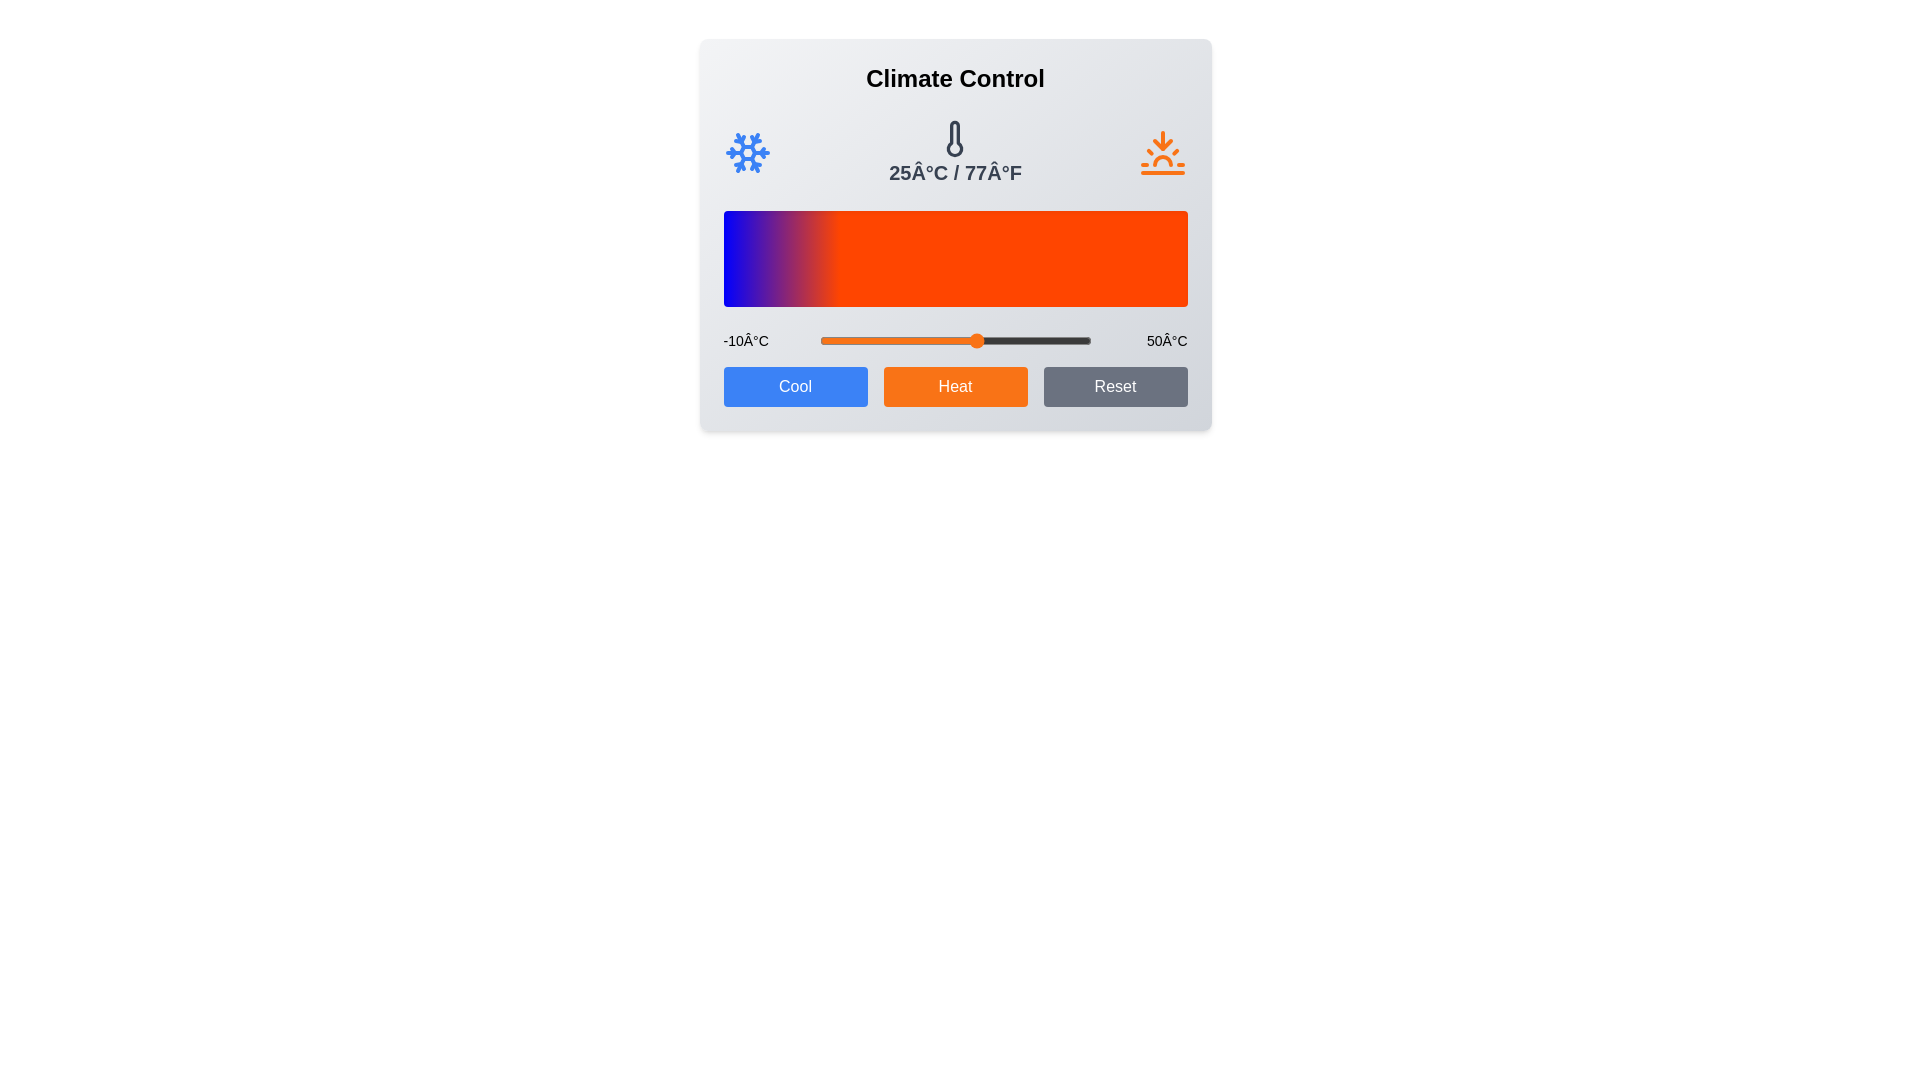 This screenshot has height=1080, width=1920. Describe the element at coordinates (936, 339) in the screenshot. I see `the temperature slider to 16 degrees Celsius` at that location.